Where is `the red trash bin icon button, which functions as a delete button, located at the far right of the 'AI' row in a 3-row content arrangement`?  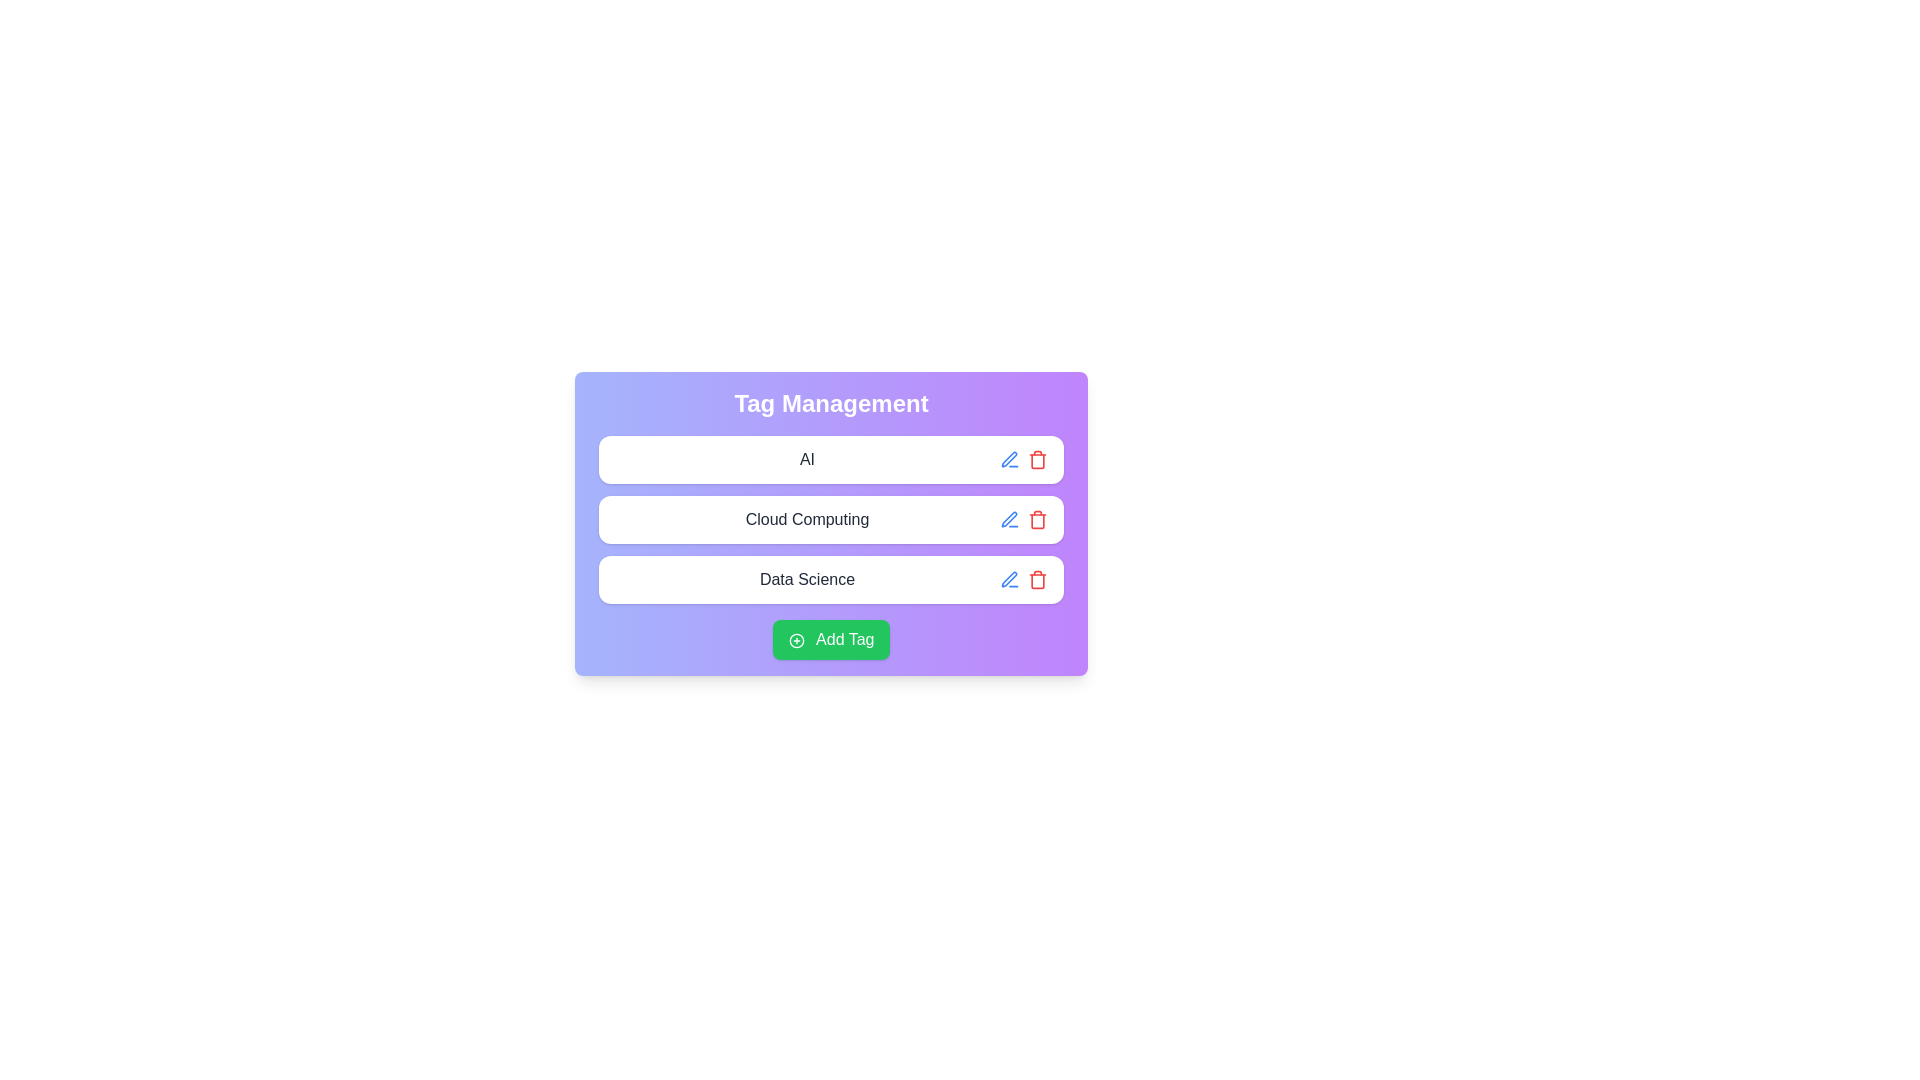 the red trash bin icon button, which functions as a delete button, located at the far right of the 'AI' row in a 3-row content arrangement is located at coordinates (1037, 459).